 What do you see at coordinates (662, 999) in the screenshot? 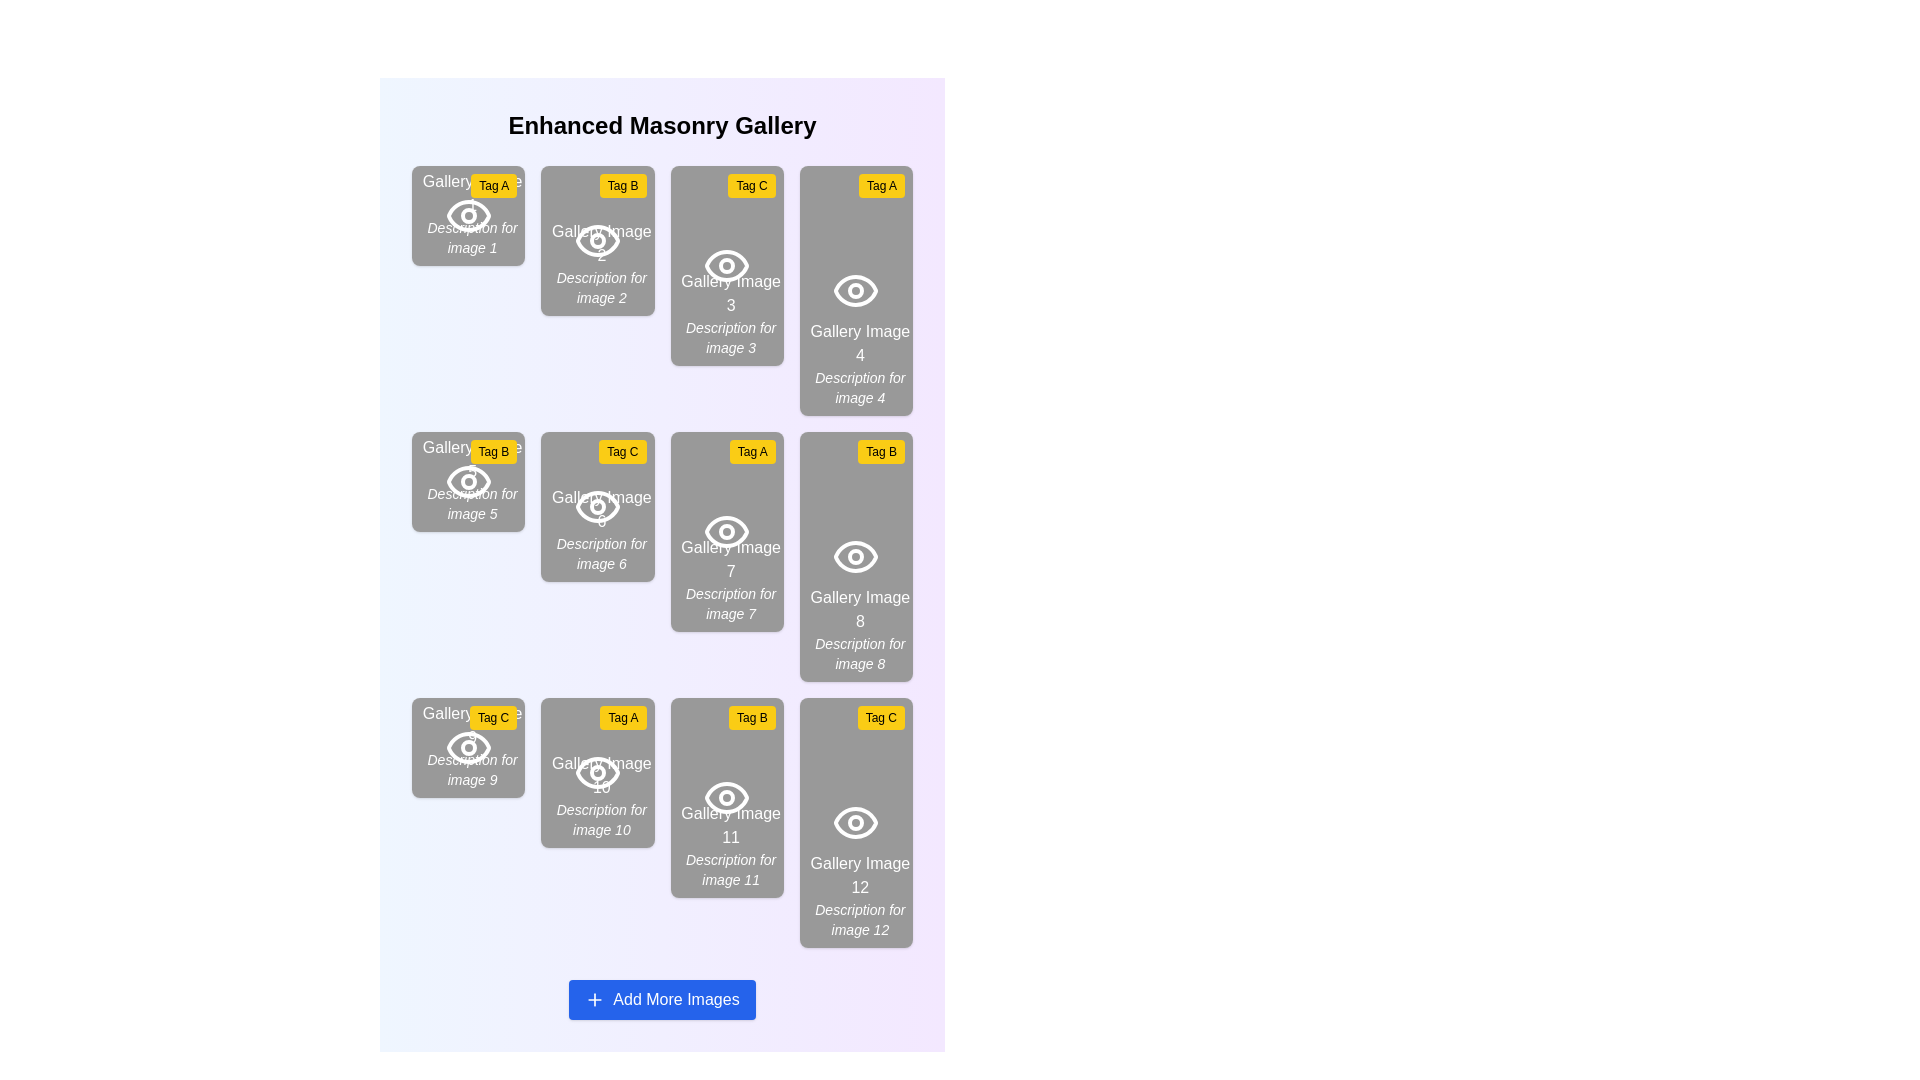
I see `the blue rectangular button labeled 'Add More Images' with rounded corners` at bounding box center [662, 999].